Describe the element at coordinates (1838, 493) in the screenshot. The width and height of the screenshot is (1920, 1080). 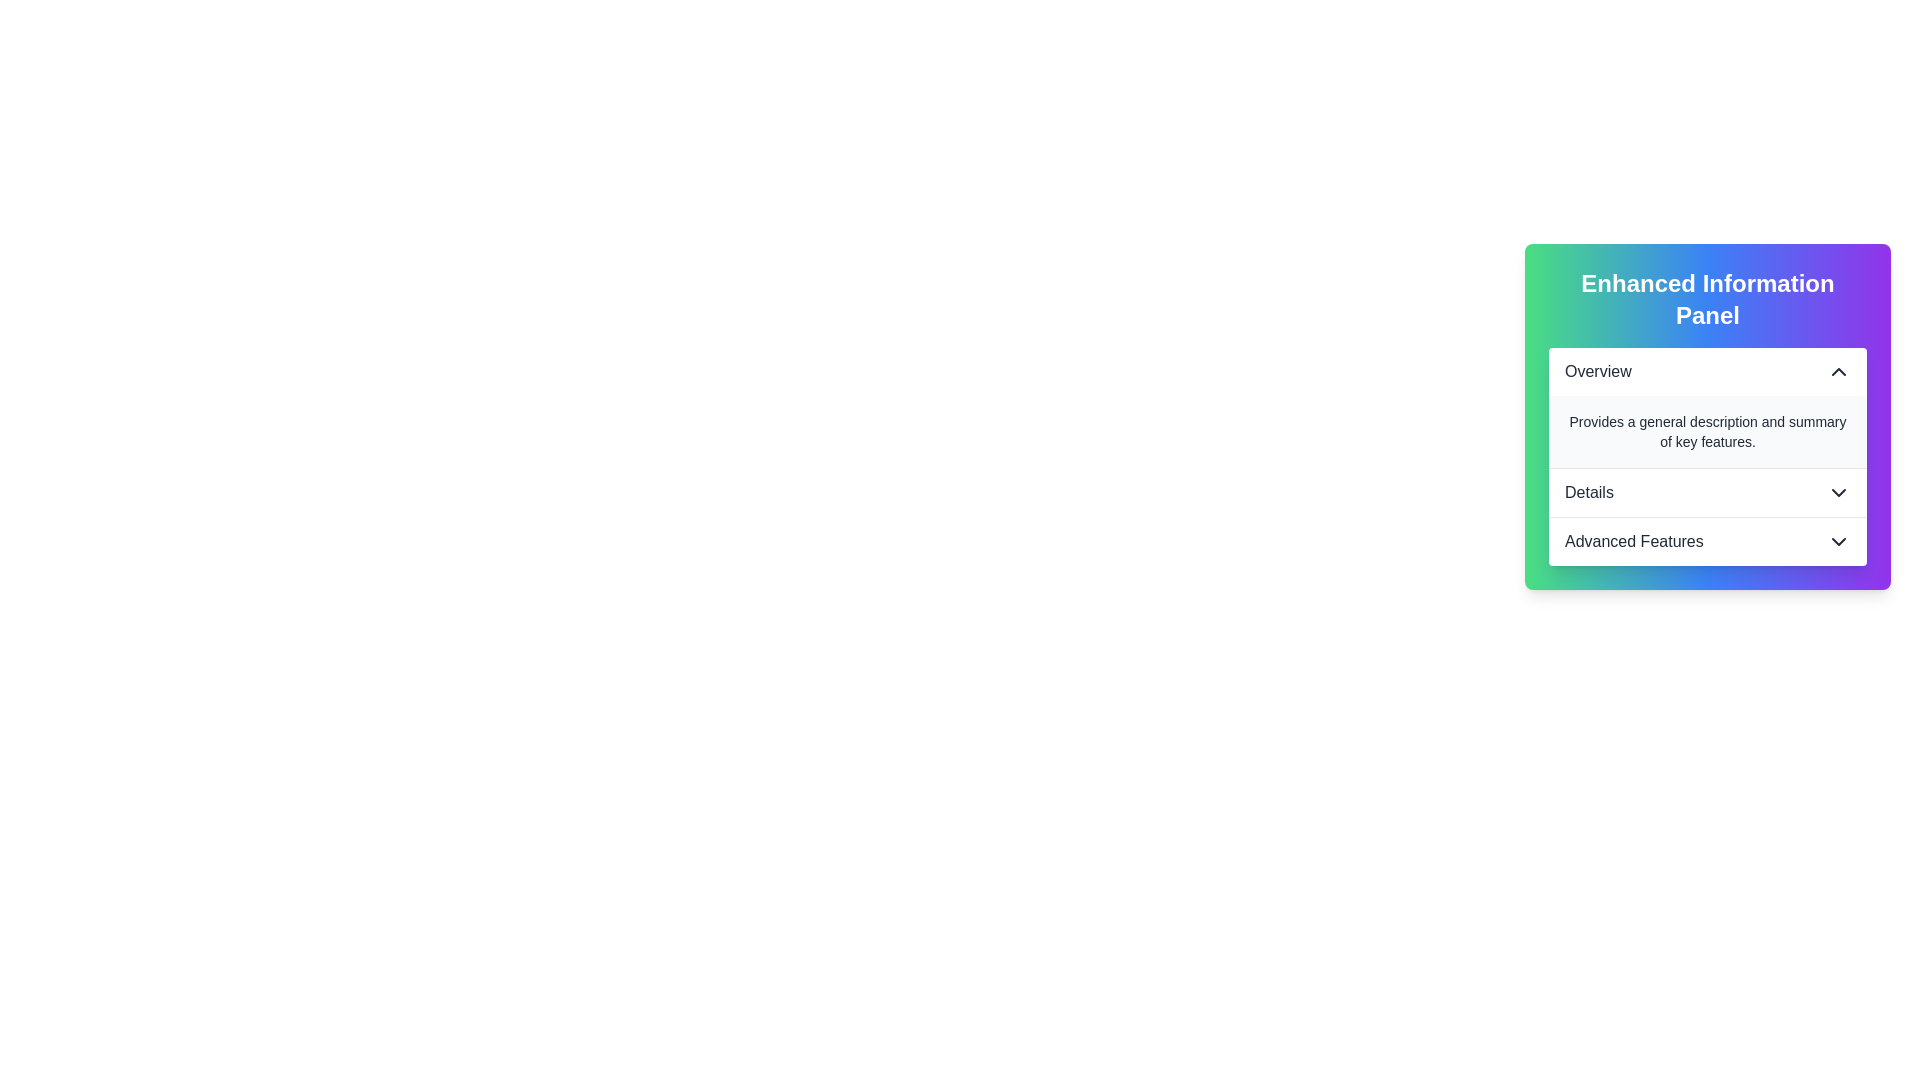
I see `the toggle icon in the 'Details' section` at that location.